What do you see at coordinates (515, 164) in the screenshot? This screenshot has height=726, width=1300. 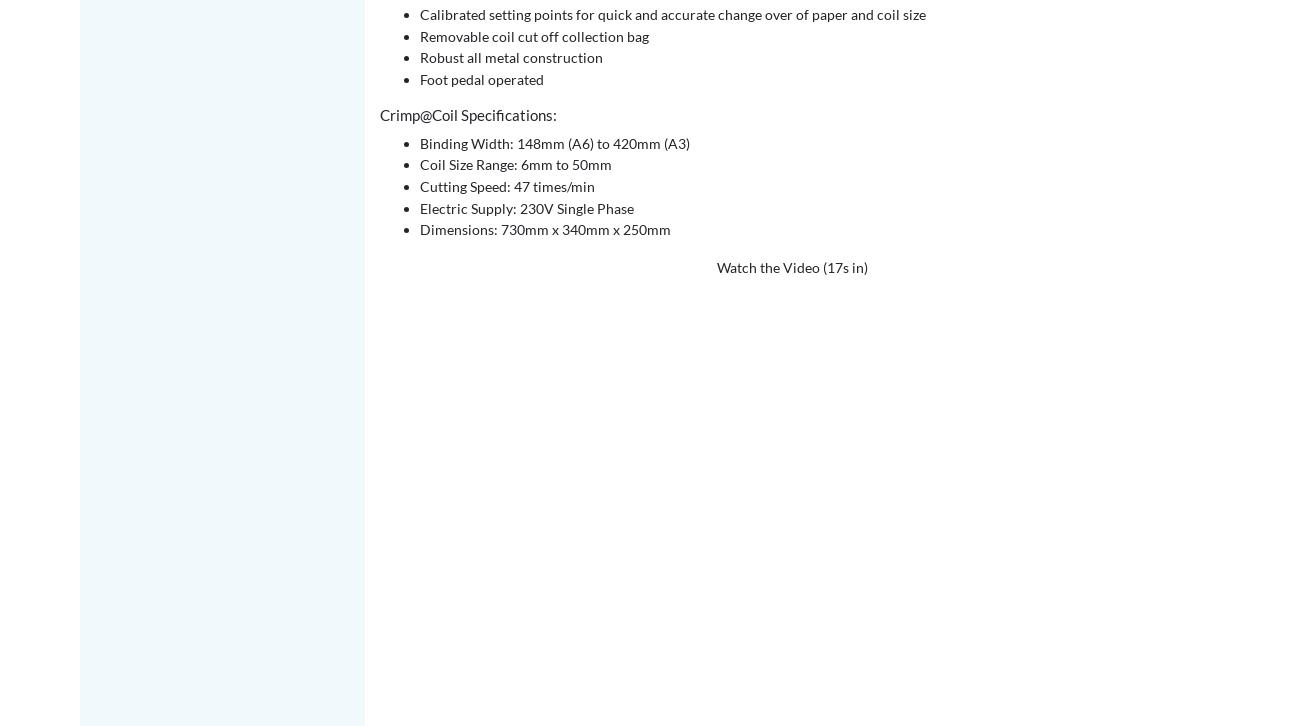 I see `'Coil Size Range: 6mm to 50mm'` at bounding box center [515, 164].